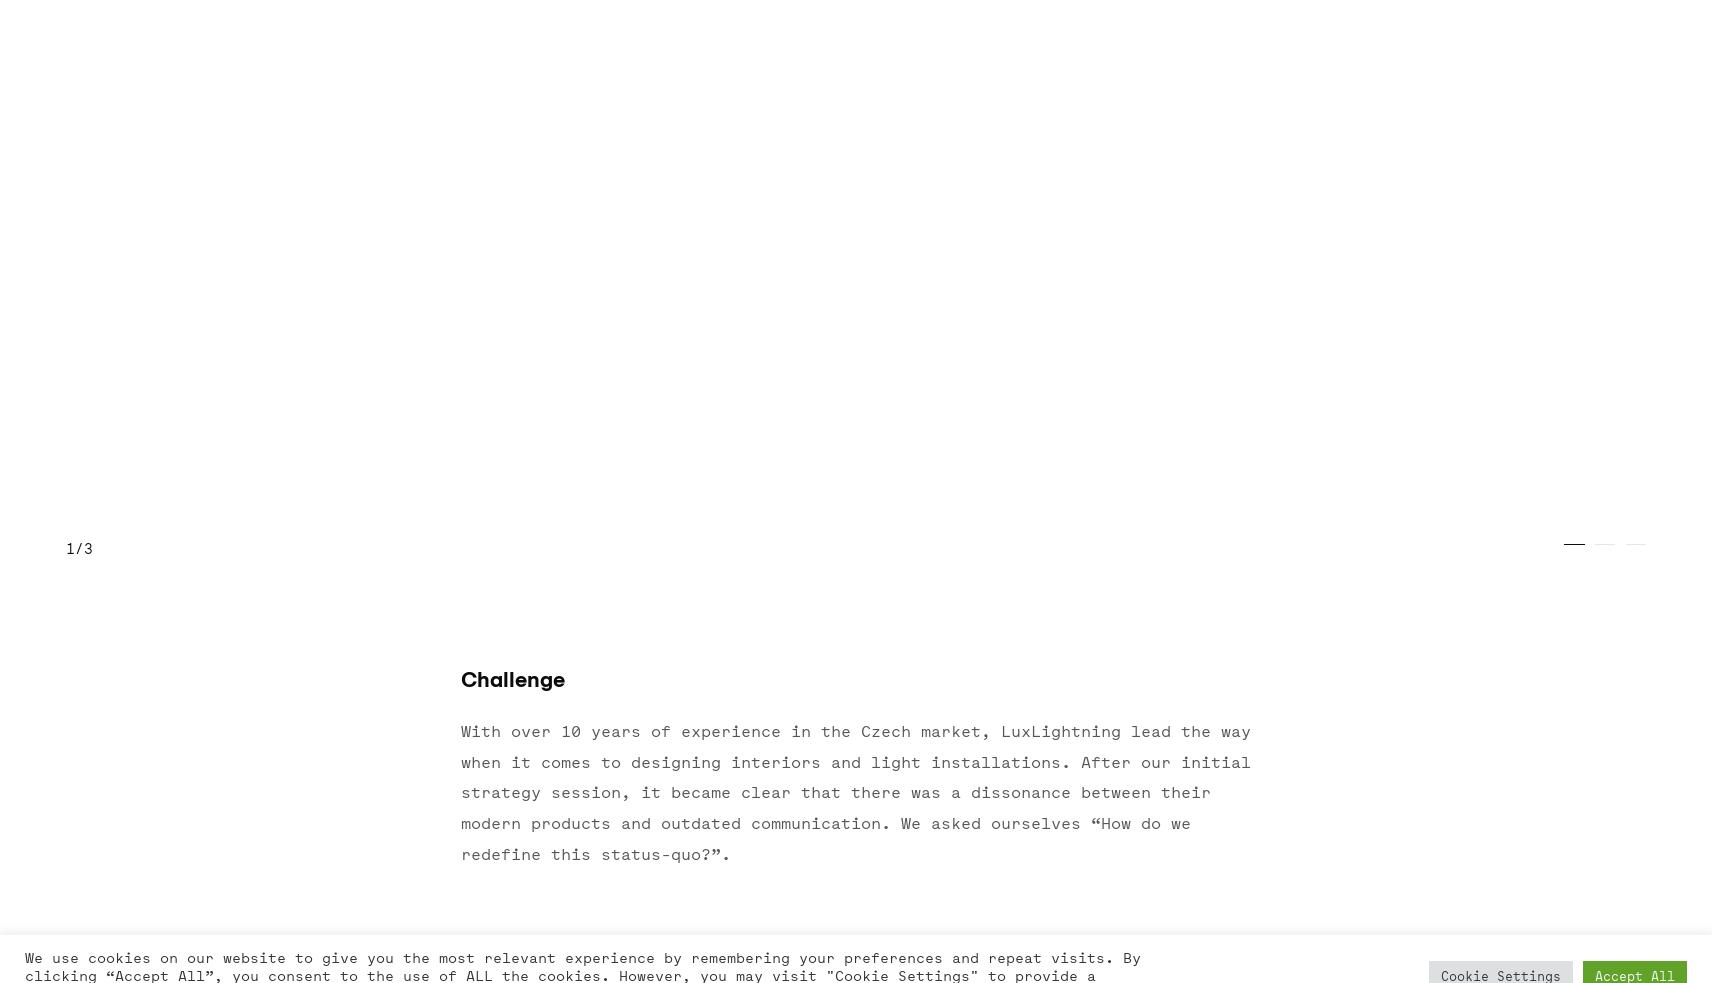 This screenshot has width=1712, height=983. Describe the element at coordinates (511, 679) in the screenshot. I see `'Challenge'` at that location.